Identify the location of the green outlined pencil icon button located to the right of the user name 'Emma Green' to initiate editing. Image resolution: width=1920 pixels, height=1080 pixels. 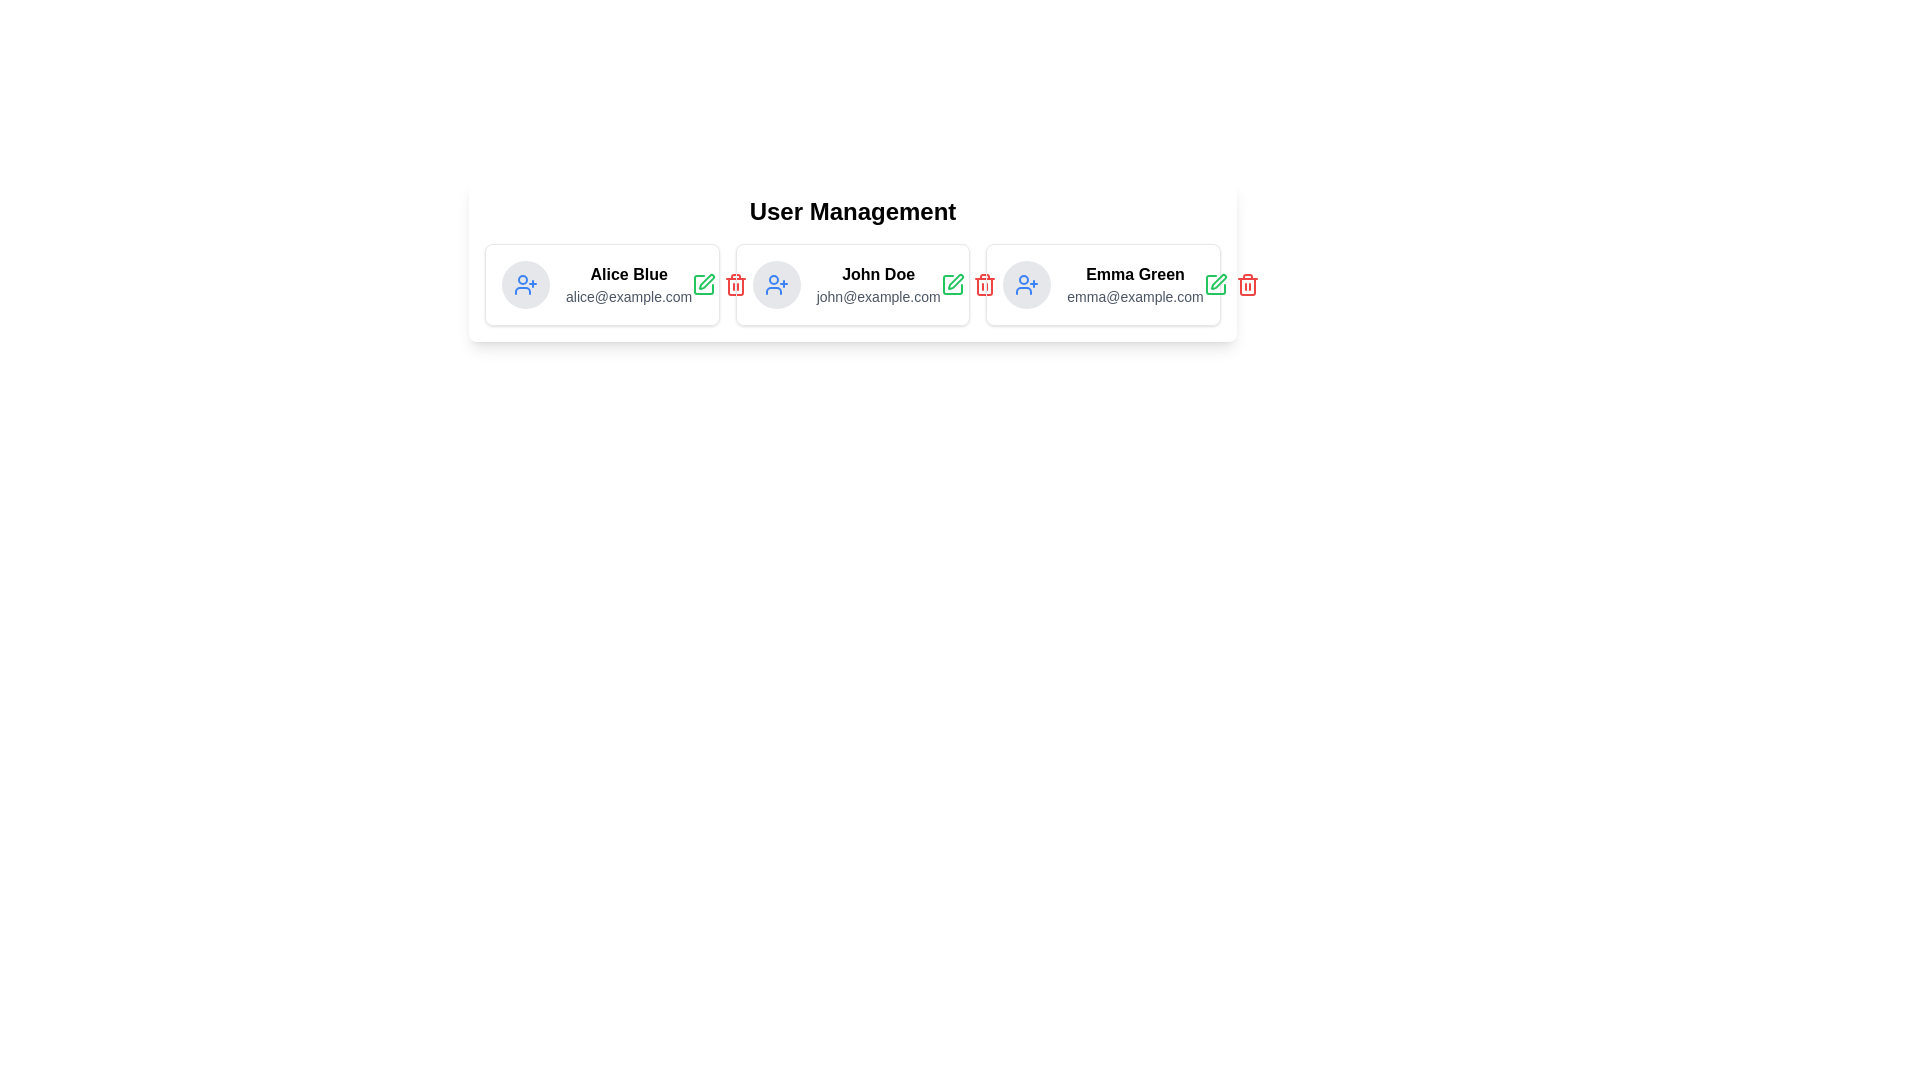
(1217, 281).